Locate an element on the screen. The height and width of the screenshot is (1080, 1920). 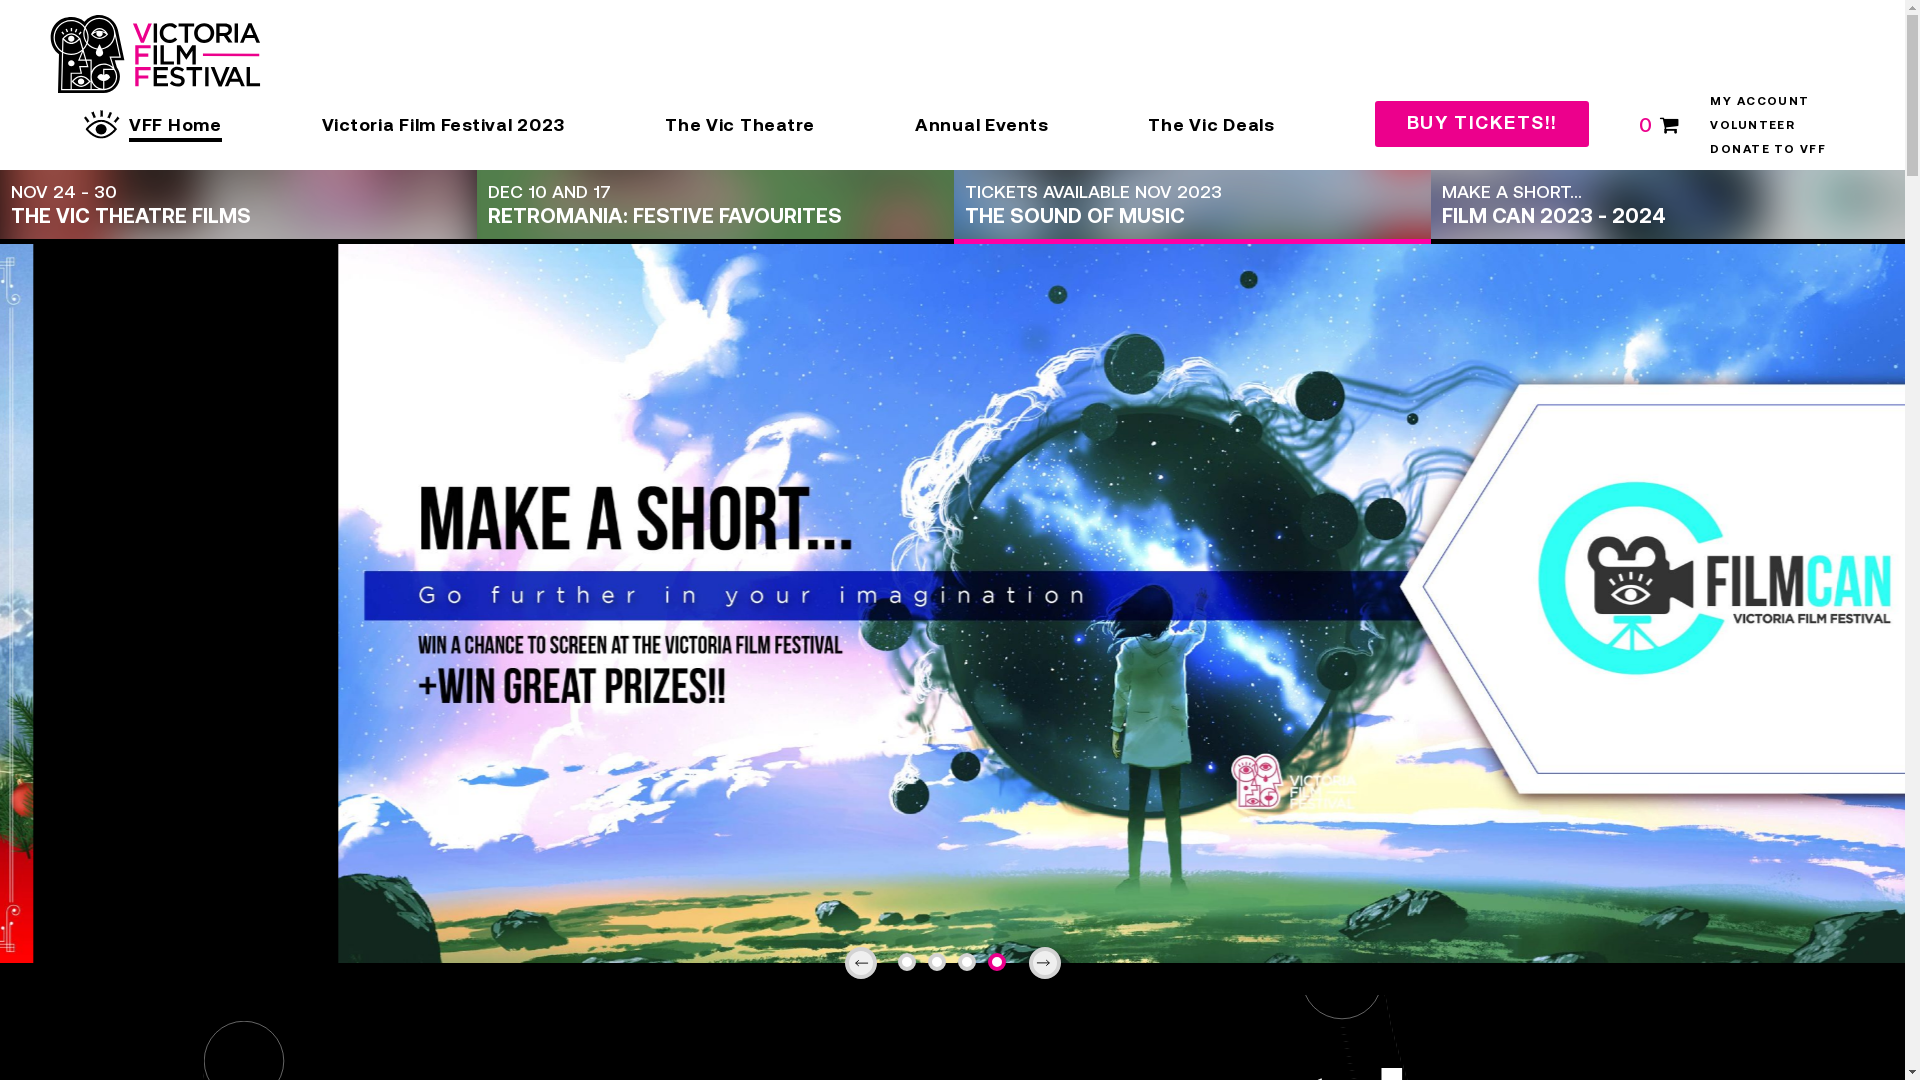
'The Vic Deals' is located at coordinates (1209, 123).